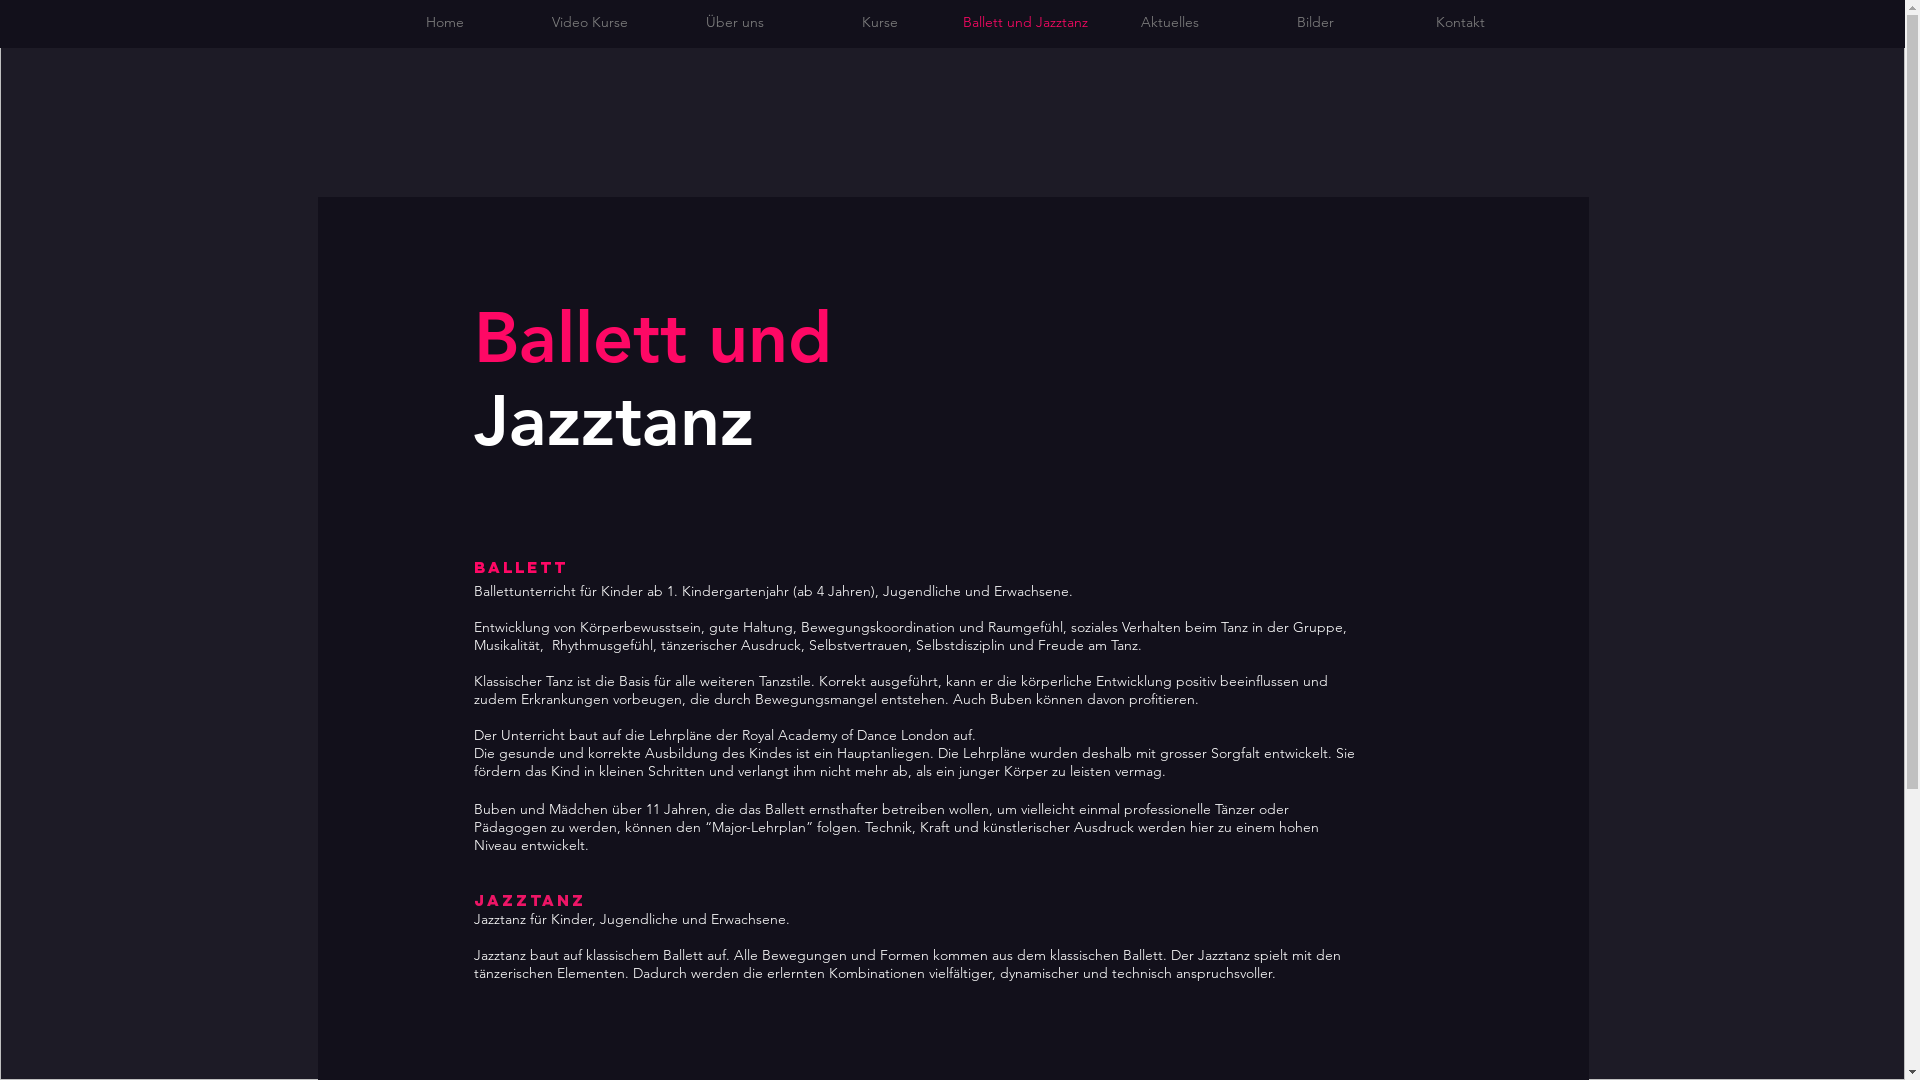 Image resolution: width=1920 pixels, height=1080 pixels. I want to click on 'Bilder', so click(1314, 22).